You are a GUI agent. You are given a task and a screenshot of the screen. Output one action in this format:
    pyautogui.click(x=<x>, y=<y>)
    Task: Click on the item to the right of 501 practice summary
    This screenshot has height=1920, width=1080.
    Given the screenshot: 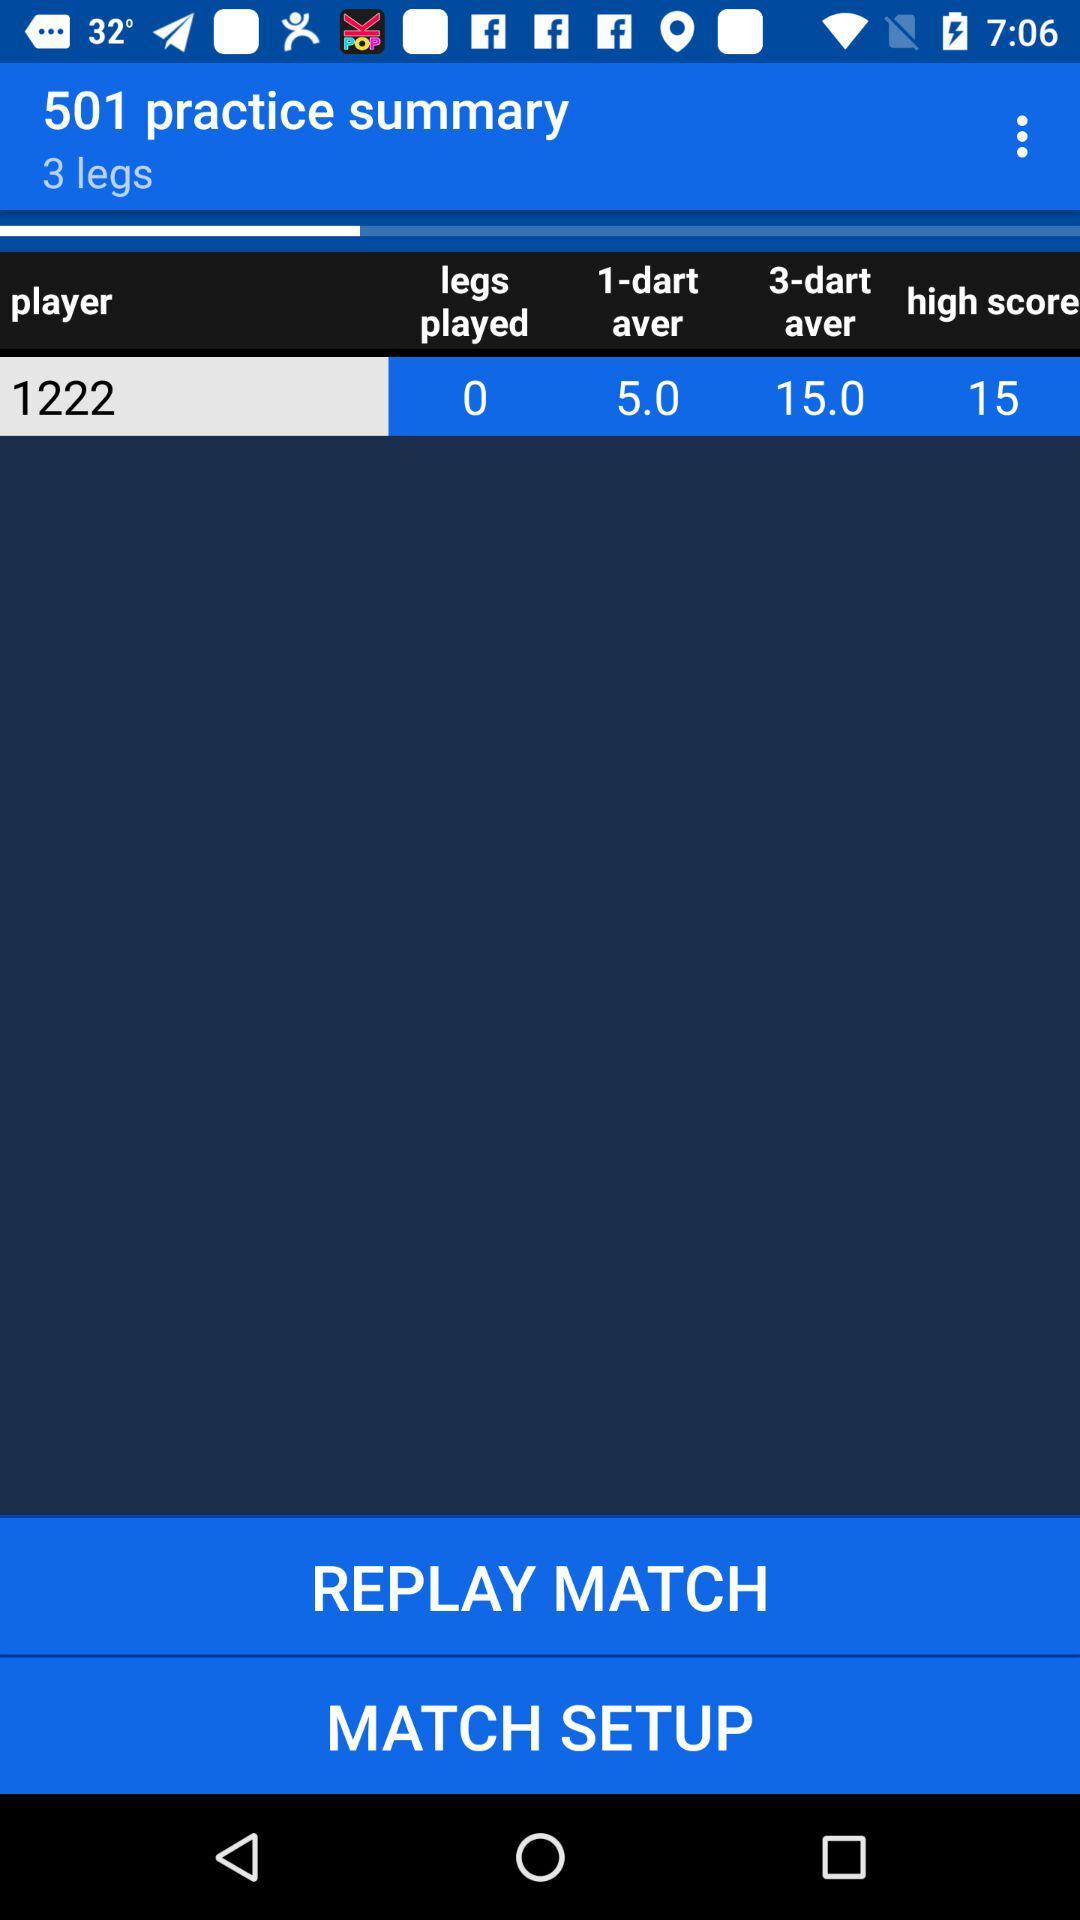 What is the action you would take?
    pyautogui.click(x=1027, y=135)
    